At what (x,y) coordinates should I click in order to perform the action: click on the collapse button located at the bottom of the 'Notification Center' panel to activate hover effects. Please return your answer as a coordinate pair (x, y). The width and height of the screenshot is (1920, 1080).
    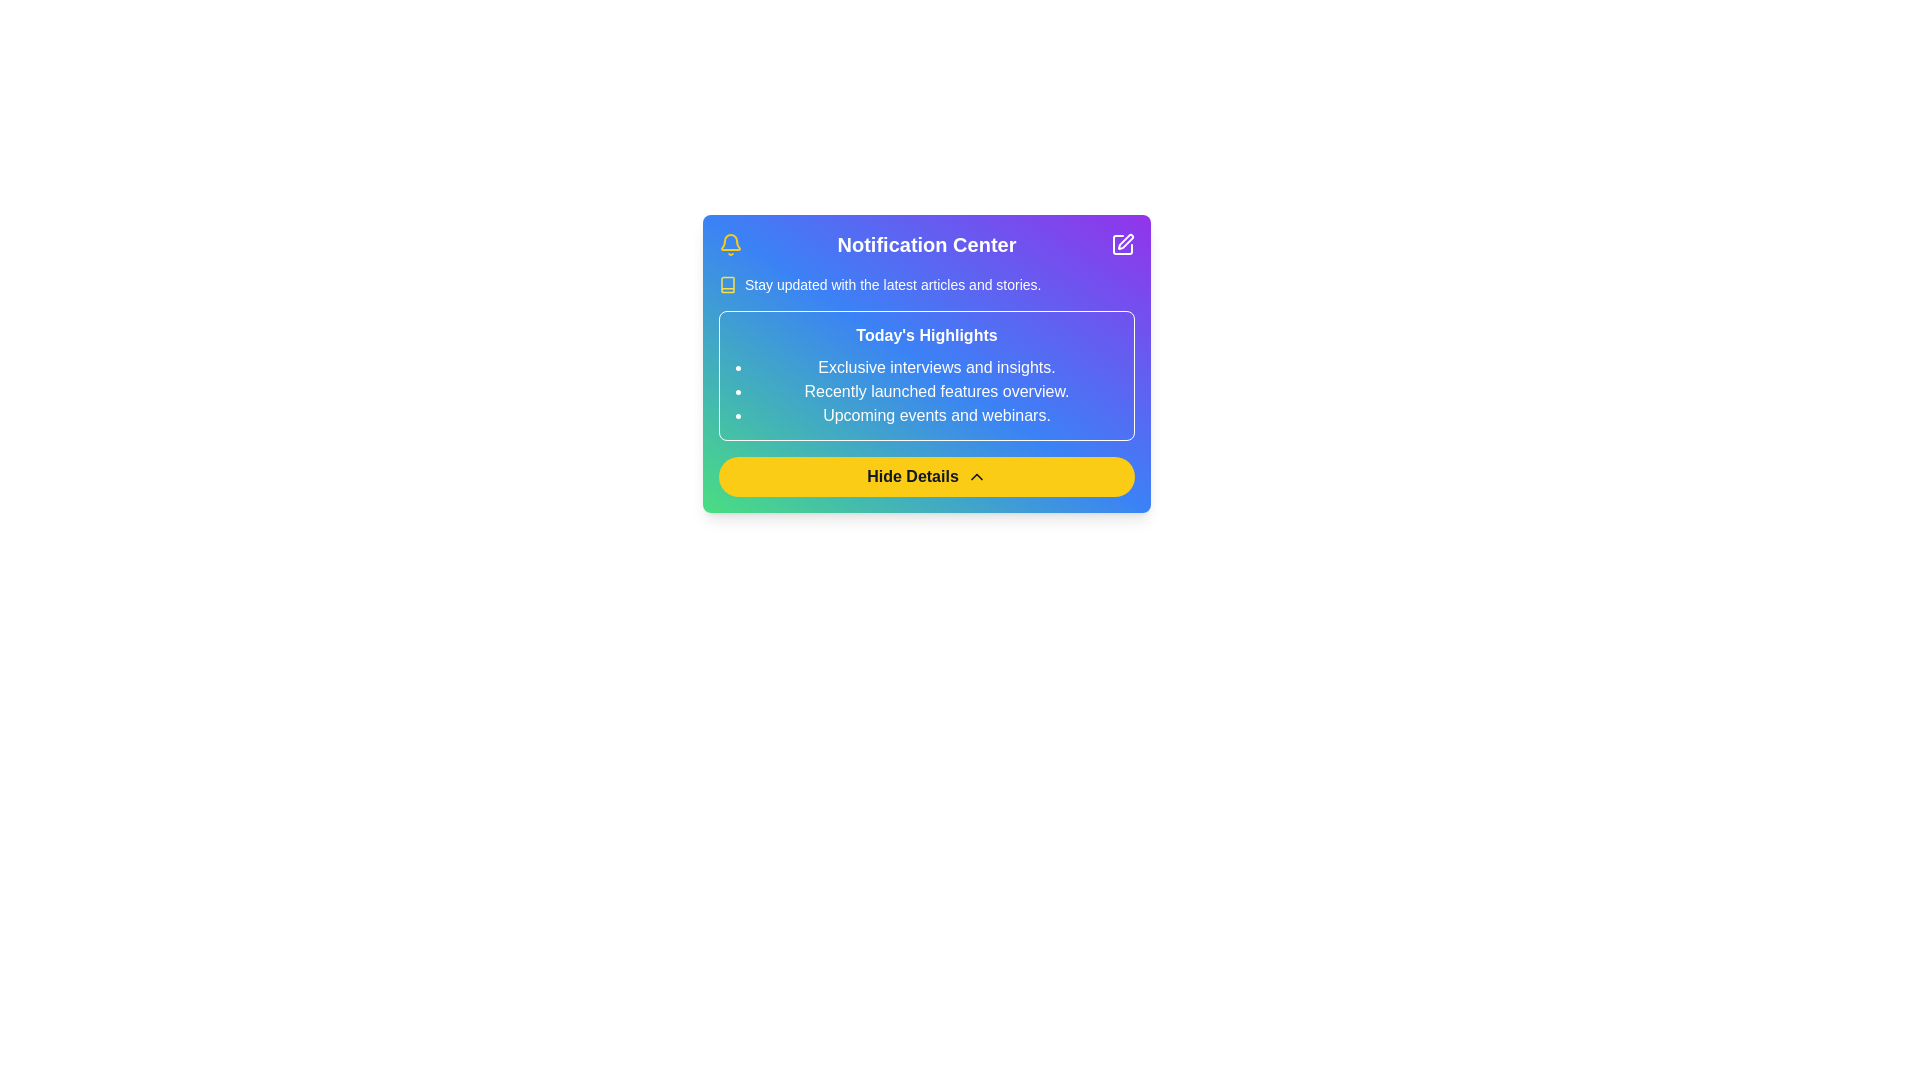
    Looking at the image, I should click on (925, 477).